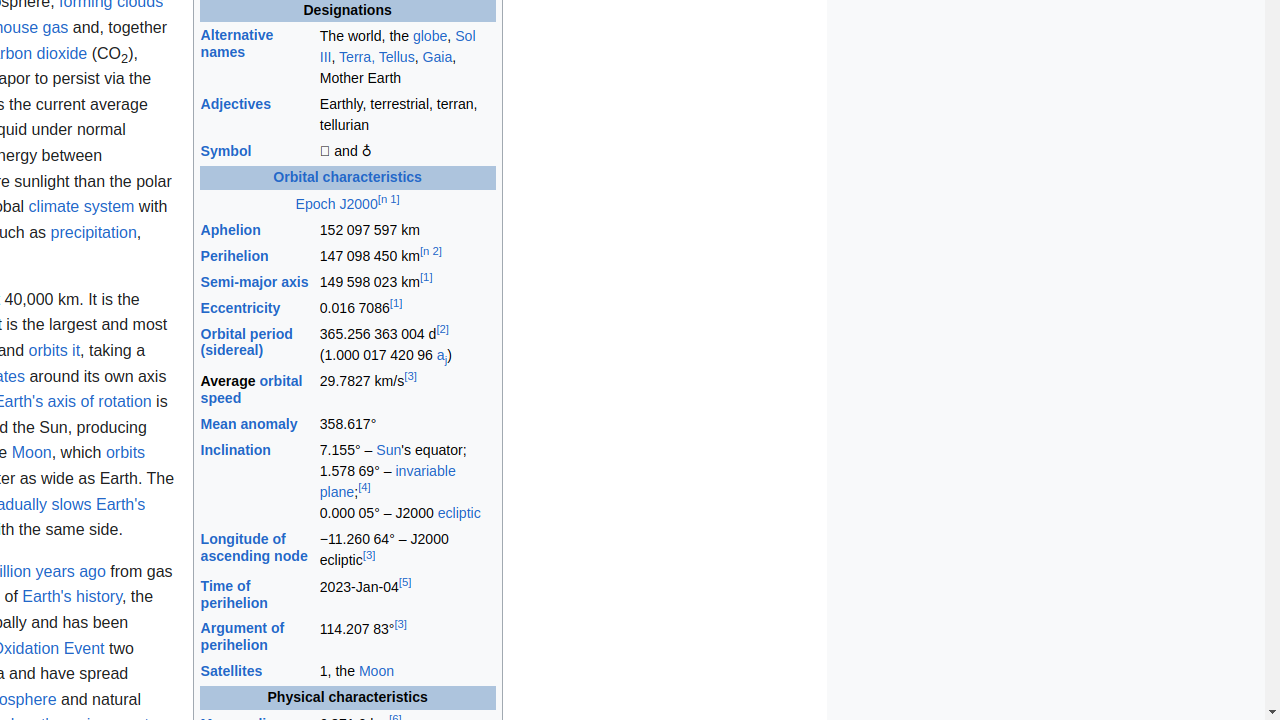 The image size is (1280, 720). I want to click on 'invariable plane', so click(387, 481).